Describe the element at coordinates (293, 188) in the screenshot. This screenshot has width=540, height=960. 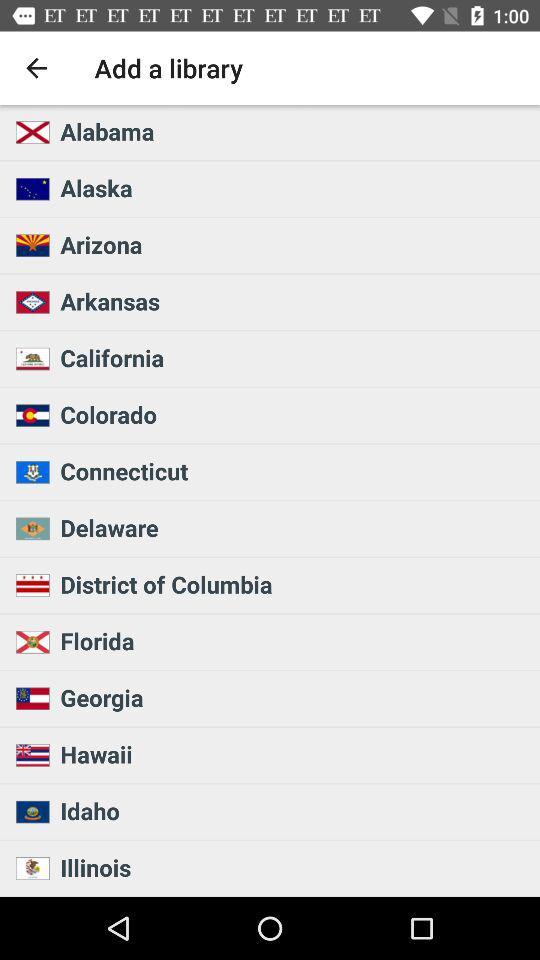
I see `the icon below alabama` at that location.